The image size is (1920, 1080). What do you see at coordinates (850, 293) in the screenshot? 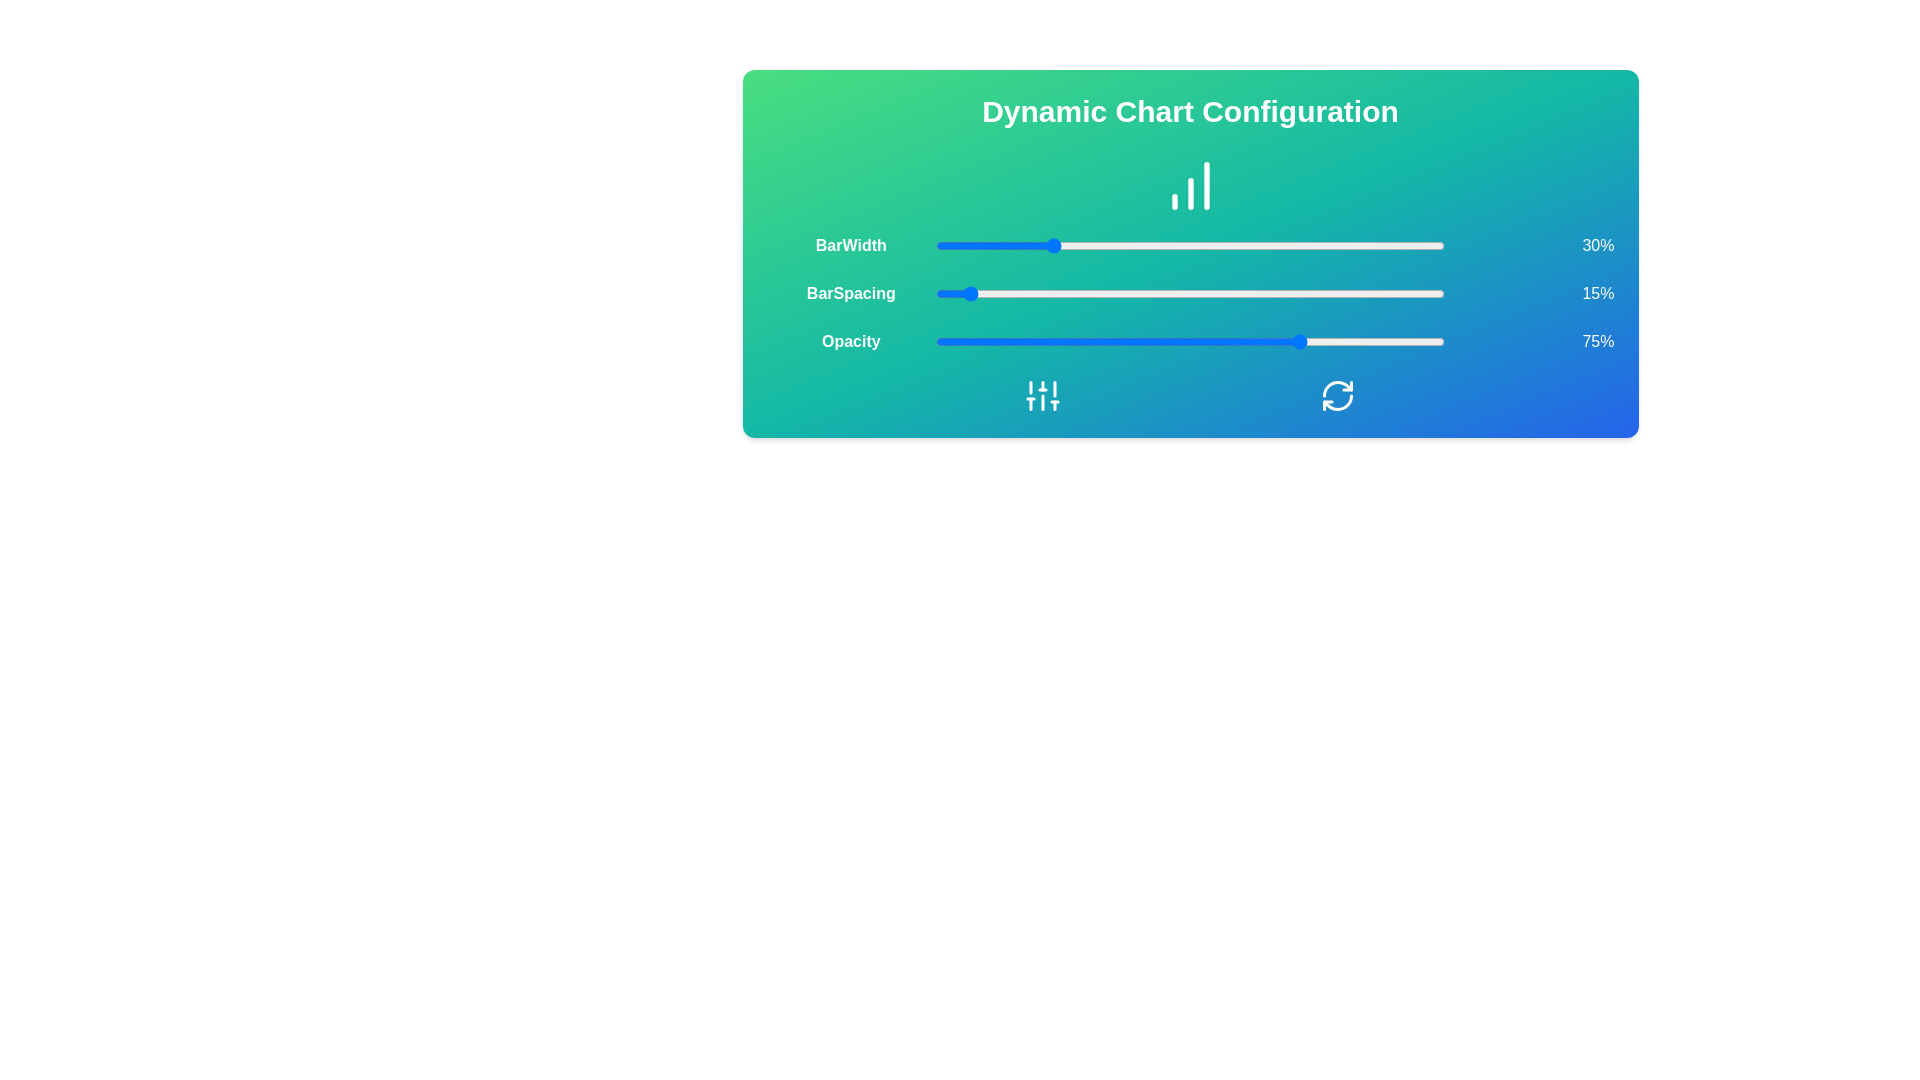
I see `the label BarSpacing to highlight it` at bounding box center [850, 293].